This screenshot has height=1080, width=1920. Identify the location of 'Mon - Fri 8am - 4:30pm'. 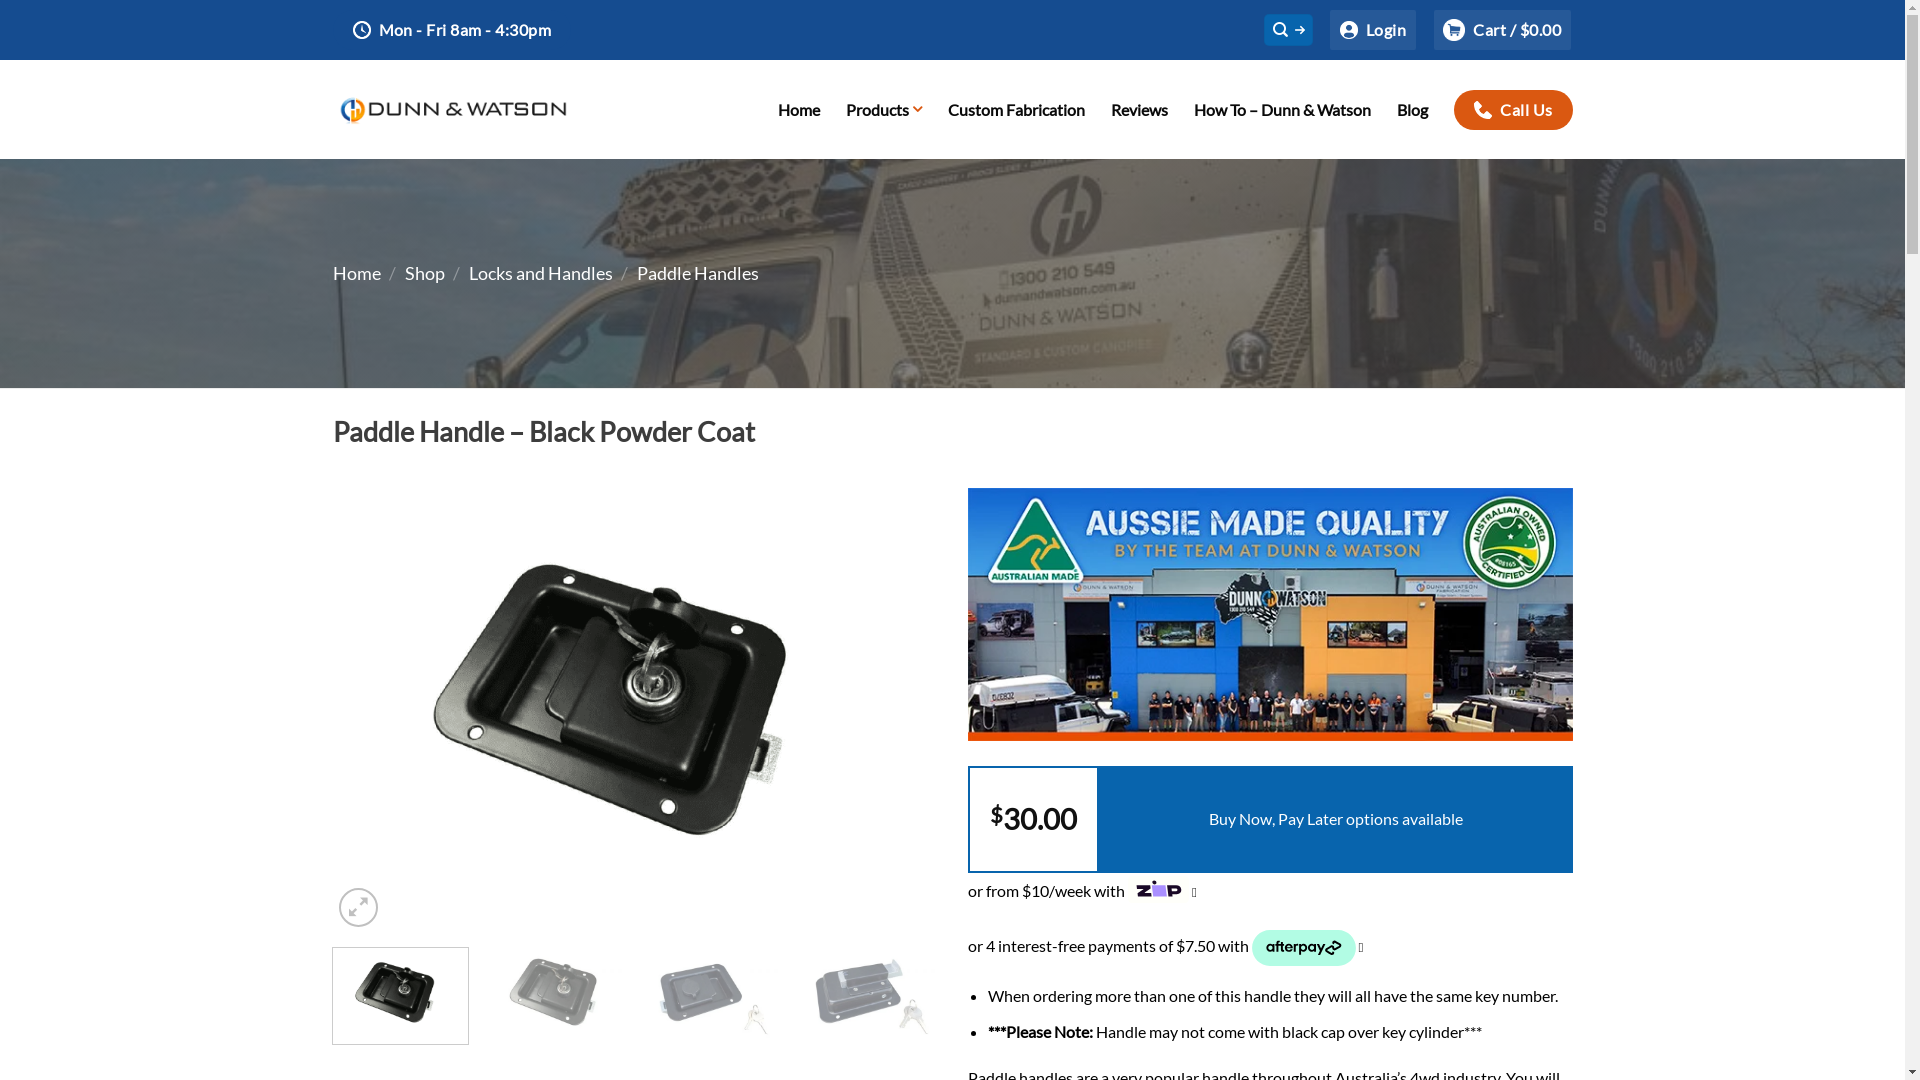
(450, 30).